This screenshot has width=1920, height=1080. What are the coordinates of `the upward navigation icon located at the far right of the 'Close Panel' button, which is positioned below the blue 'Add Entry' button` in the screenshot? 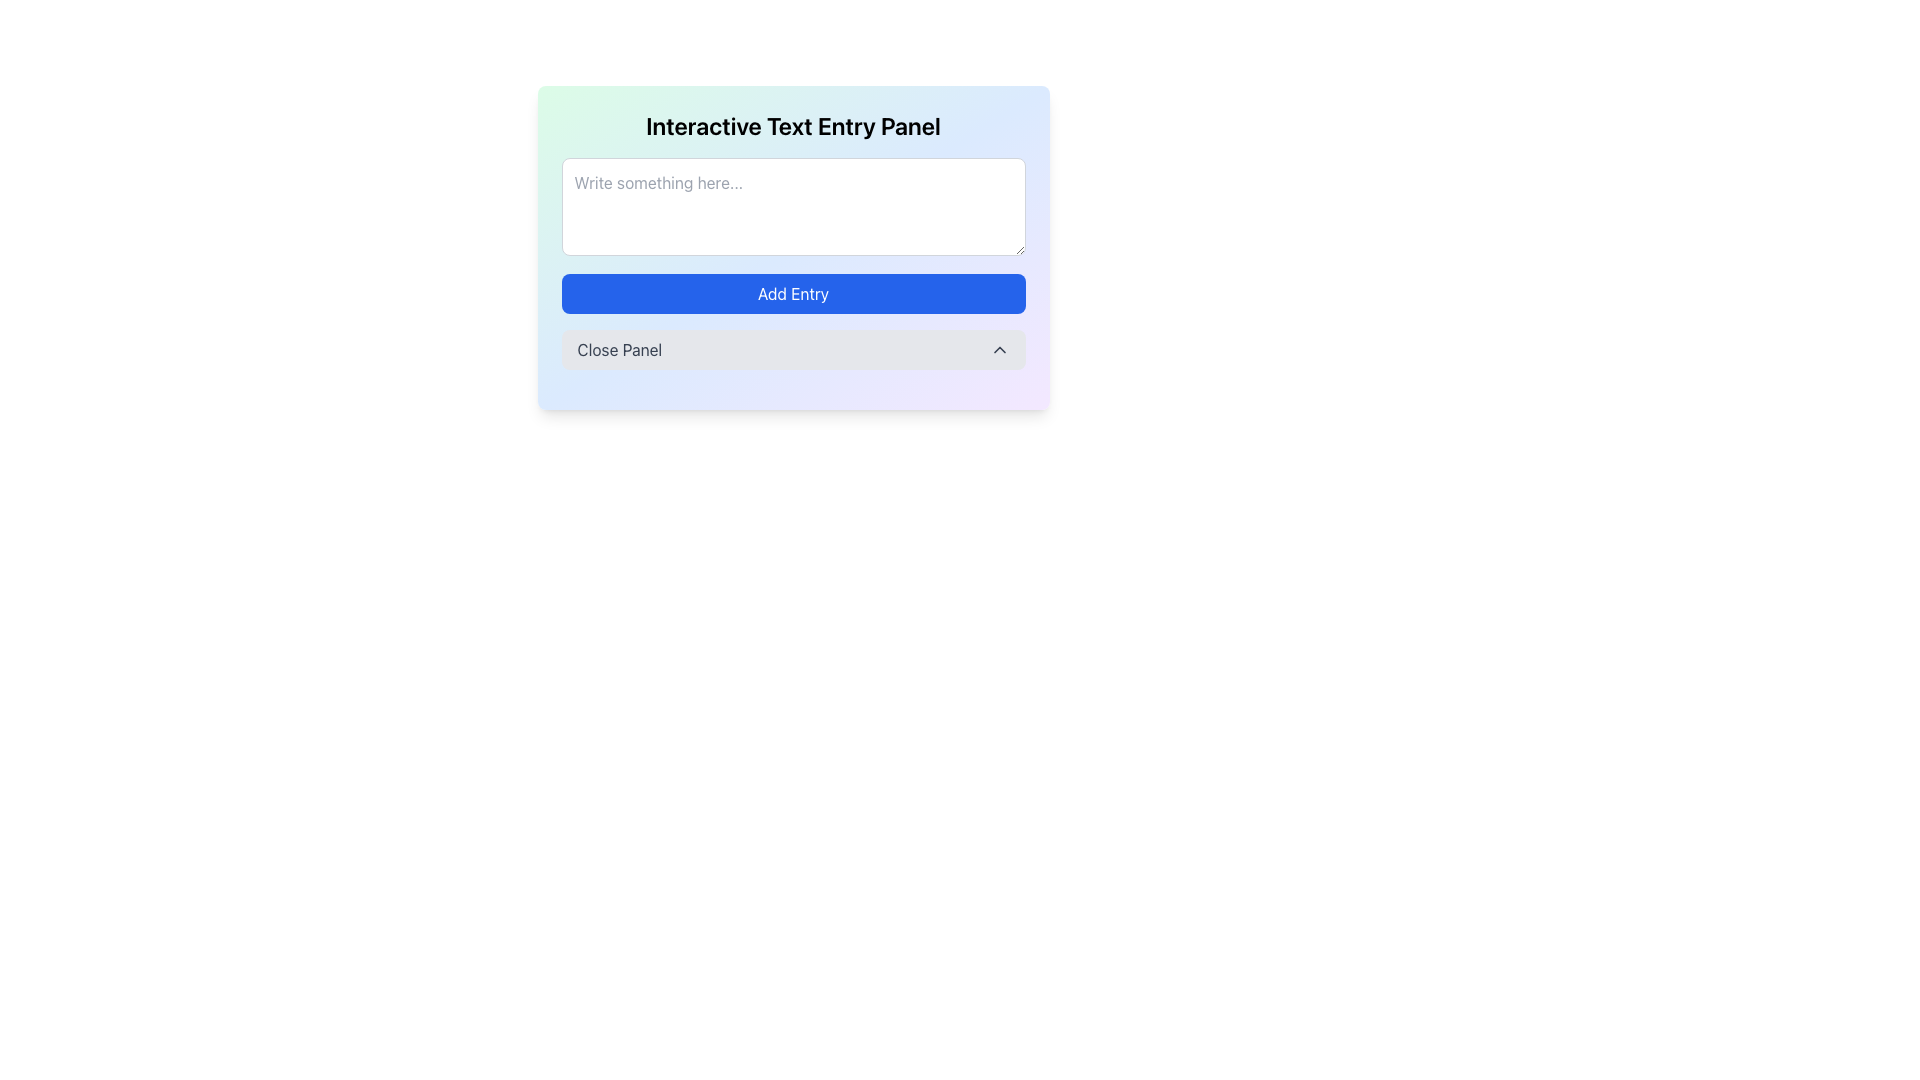 It's located at (999, 349).